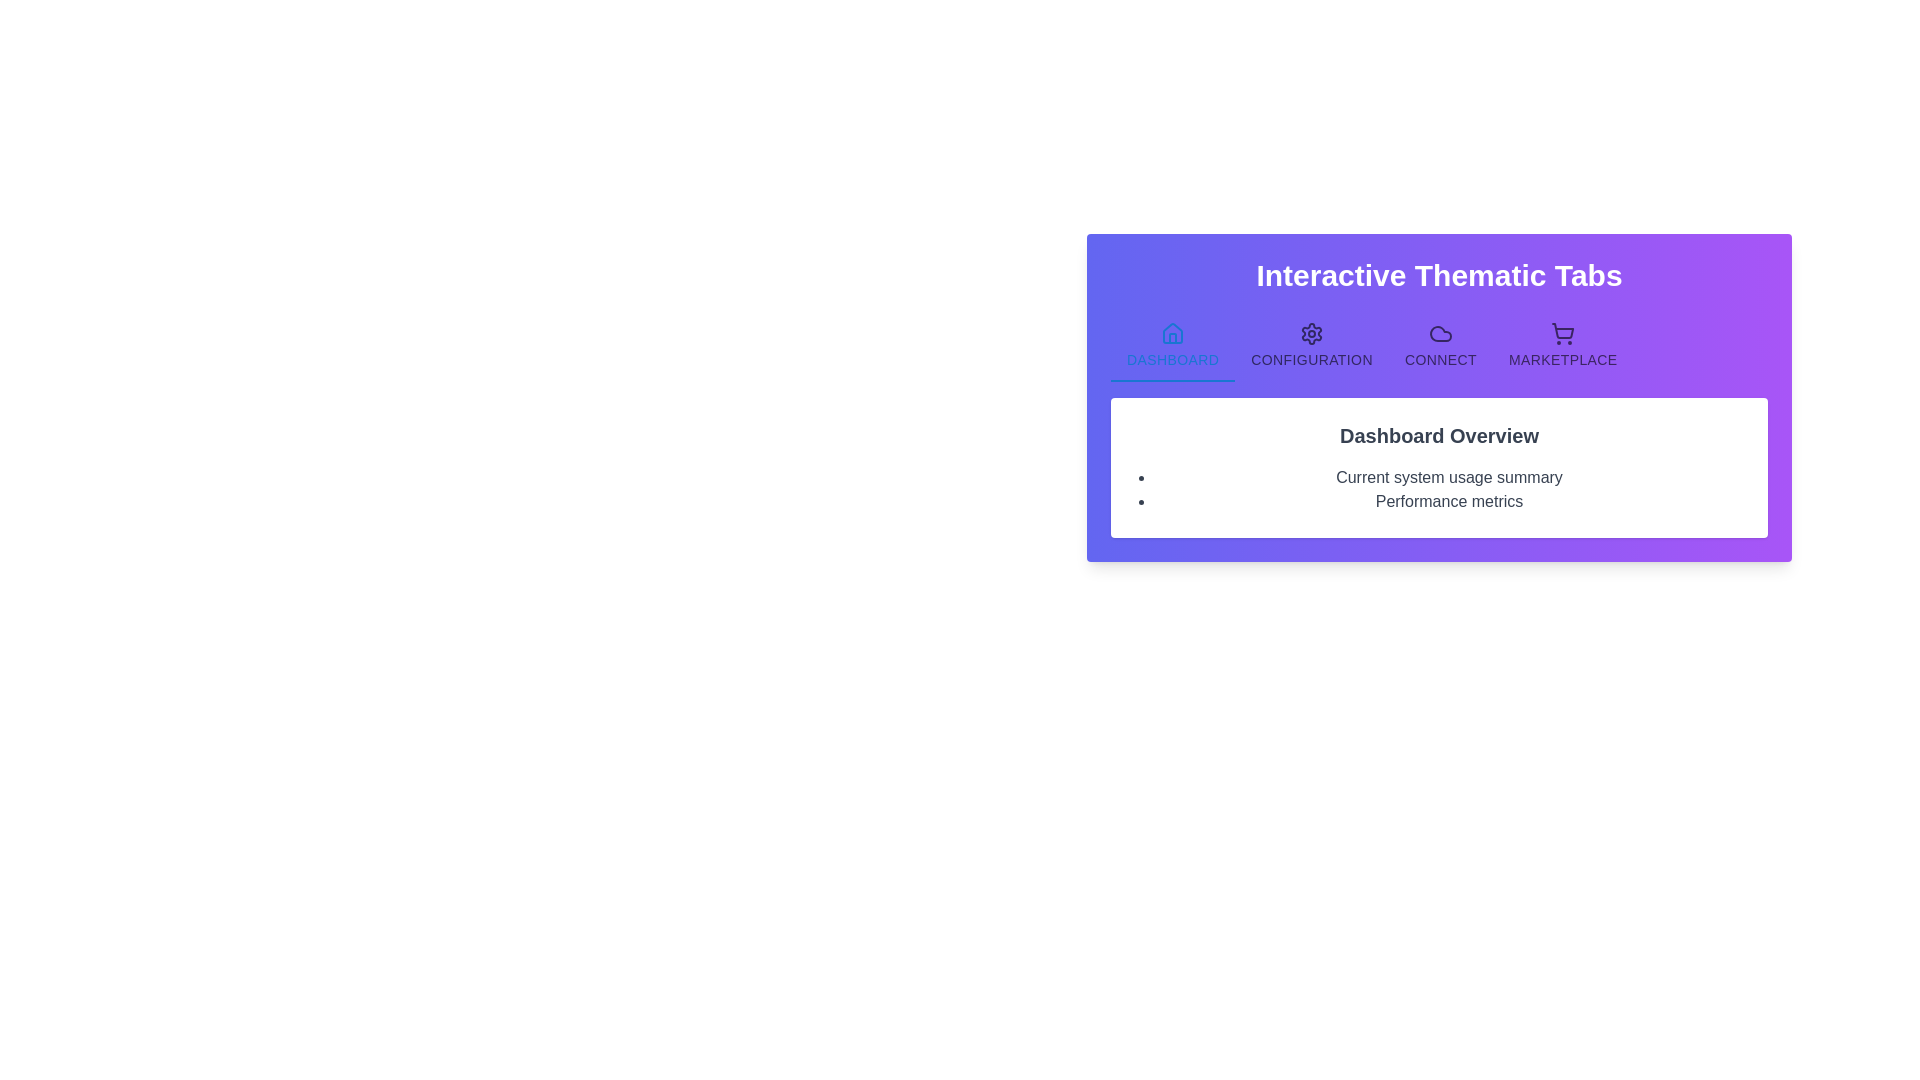 Image resolution: width=1920 pixels, height=1080 pixels. What do you see at coordinates (1173, 345) in the screenshot?
I see `the 'Dashboard' tab using keyboard navigation` at bounding box center [1173, 345].